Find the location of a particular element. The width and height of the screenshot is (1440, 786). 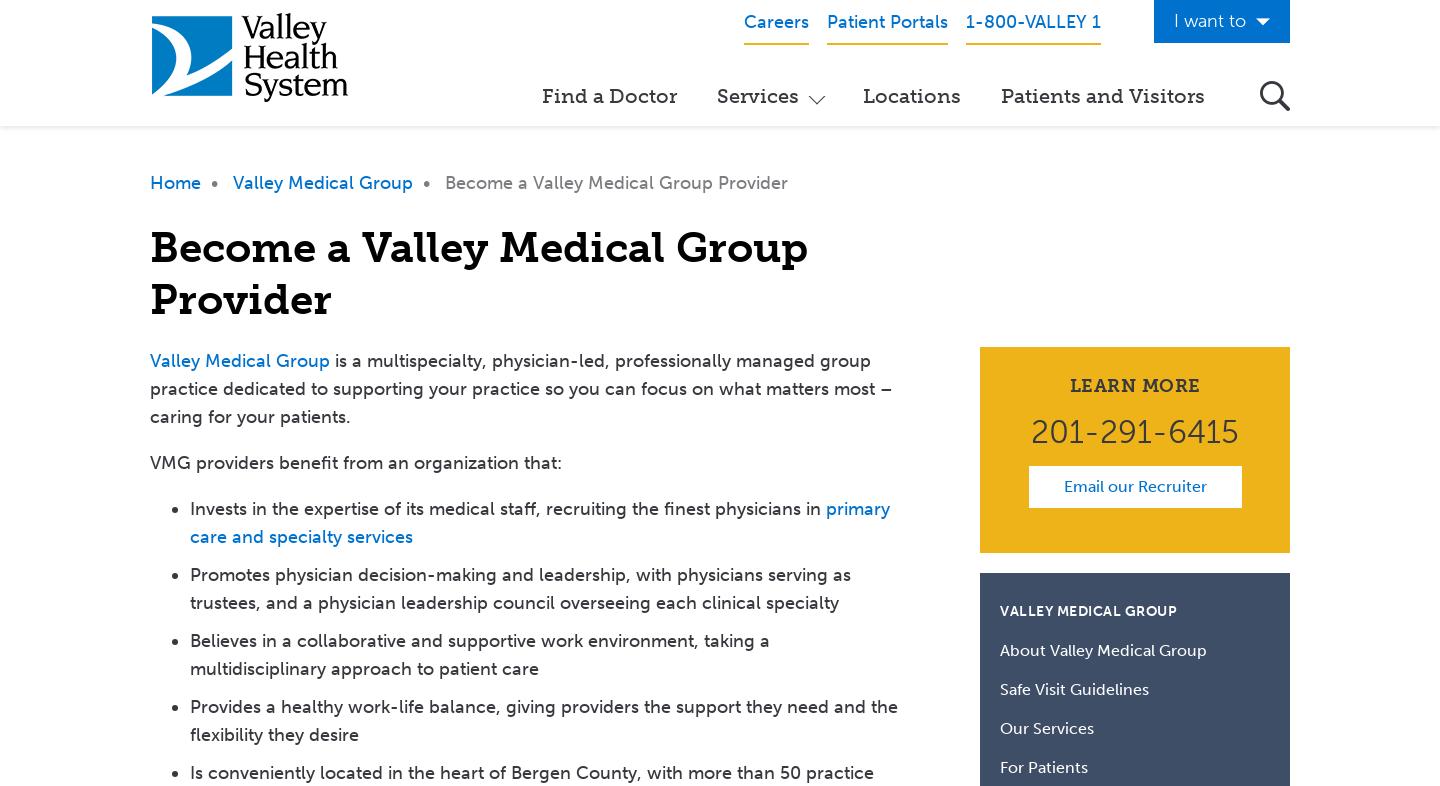

'Believes in a collaborative and supportive work environment, taking a multidisciplinary approach to patient care' is located at coordinates (479, 654).